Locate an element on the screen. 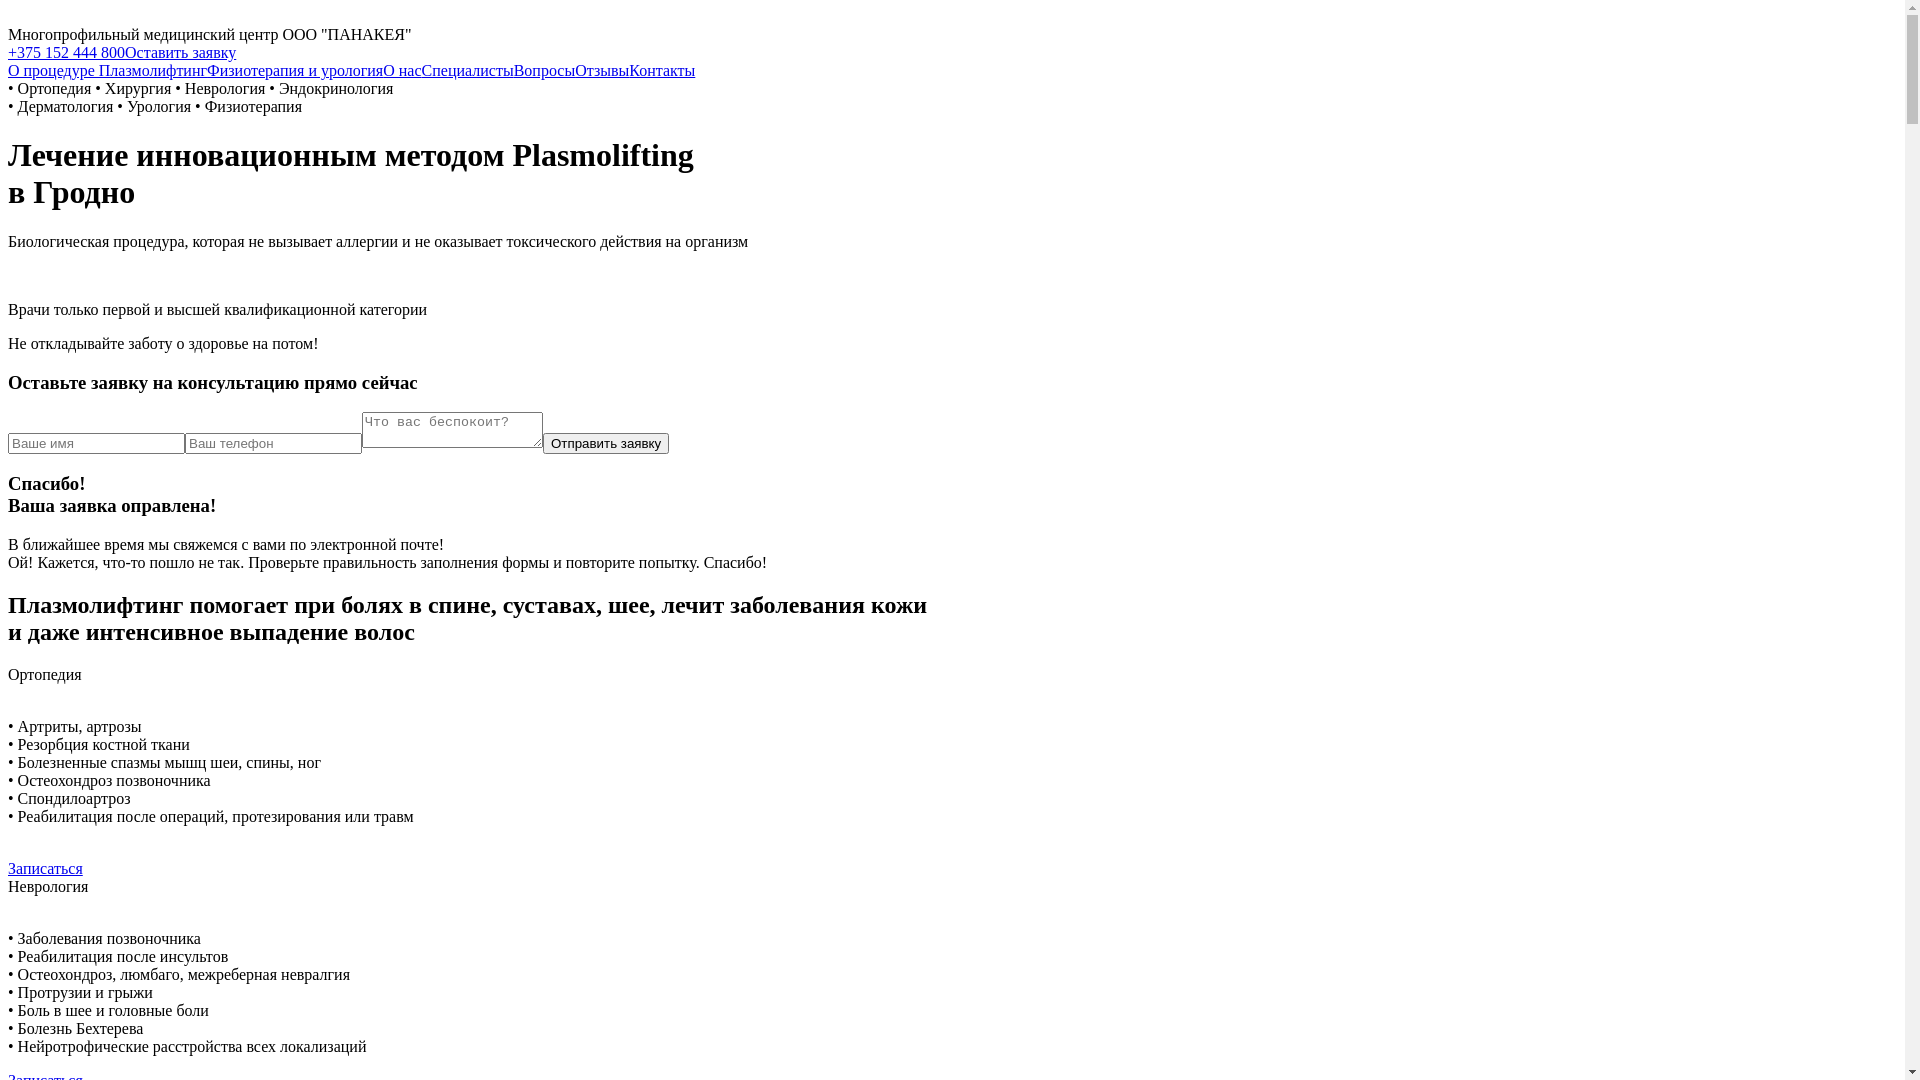 The height and width of the screenshot is (1080, 1920). '+375 152 444 800' is located at coordinates (66, 51).